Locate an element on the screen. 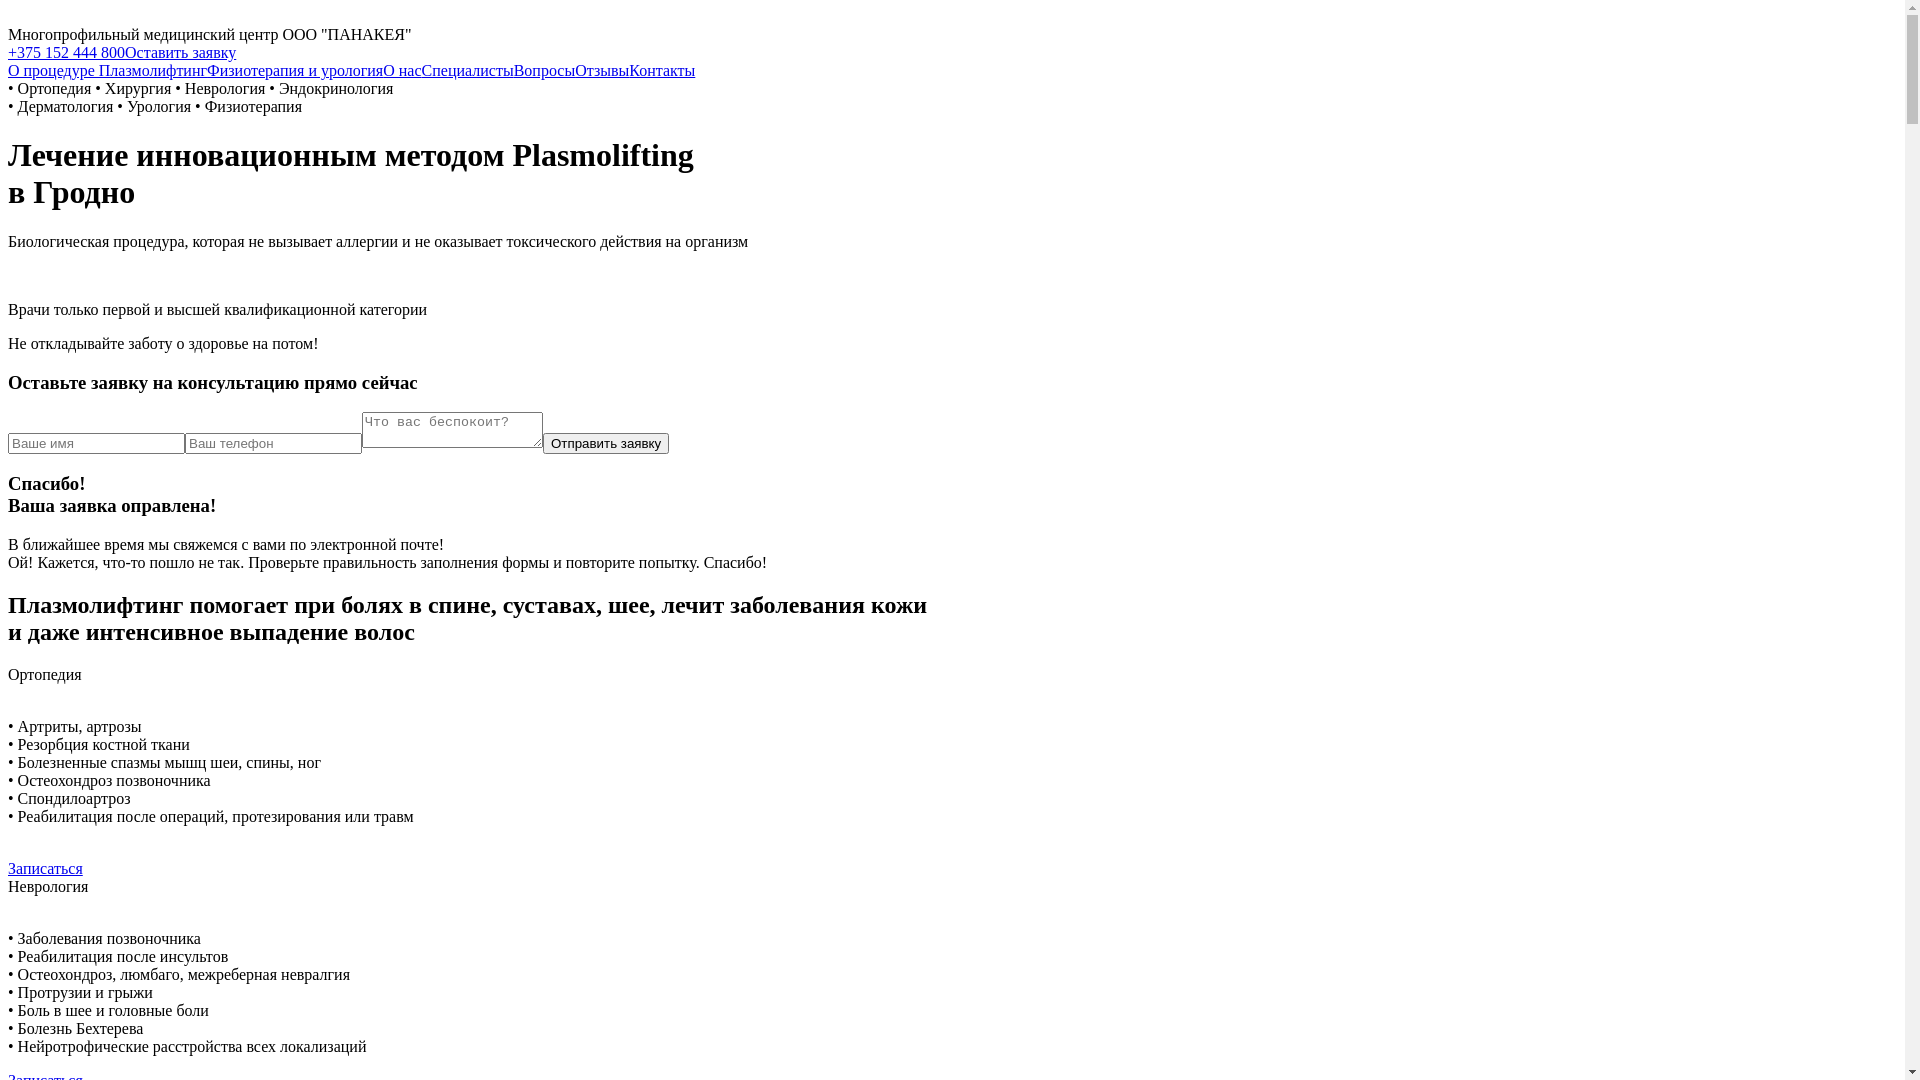 The height and width of the screenshot is (1080, 1920). '+375 152 444 800' is located at coordinates (66, 51).